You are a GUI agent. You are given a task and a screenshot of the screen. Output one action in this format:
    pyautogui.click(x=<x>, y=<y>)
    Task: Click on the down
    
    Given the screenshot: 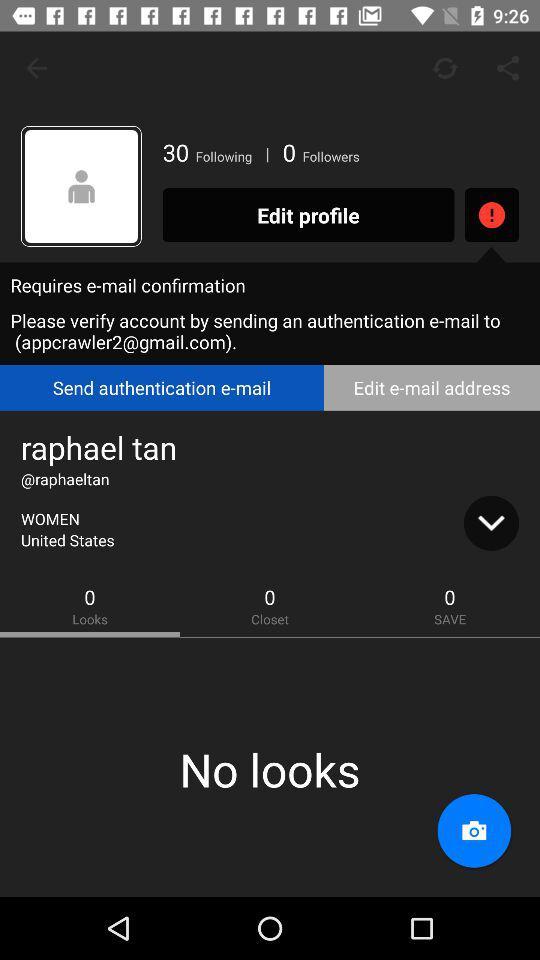 What is the action you would take?
    pyautogui.click(x=490, y=522)
    